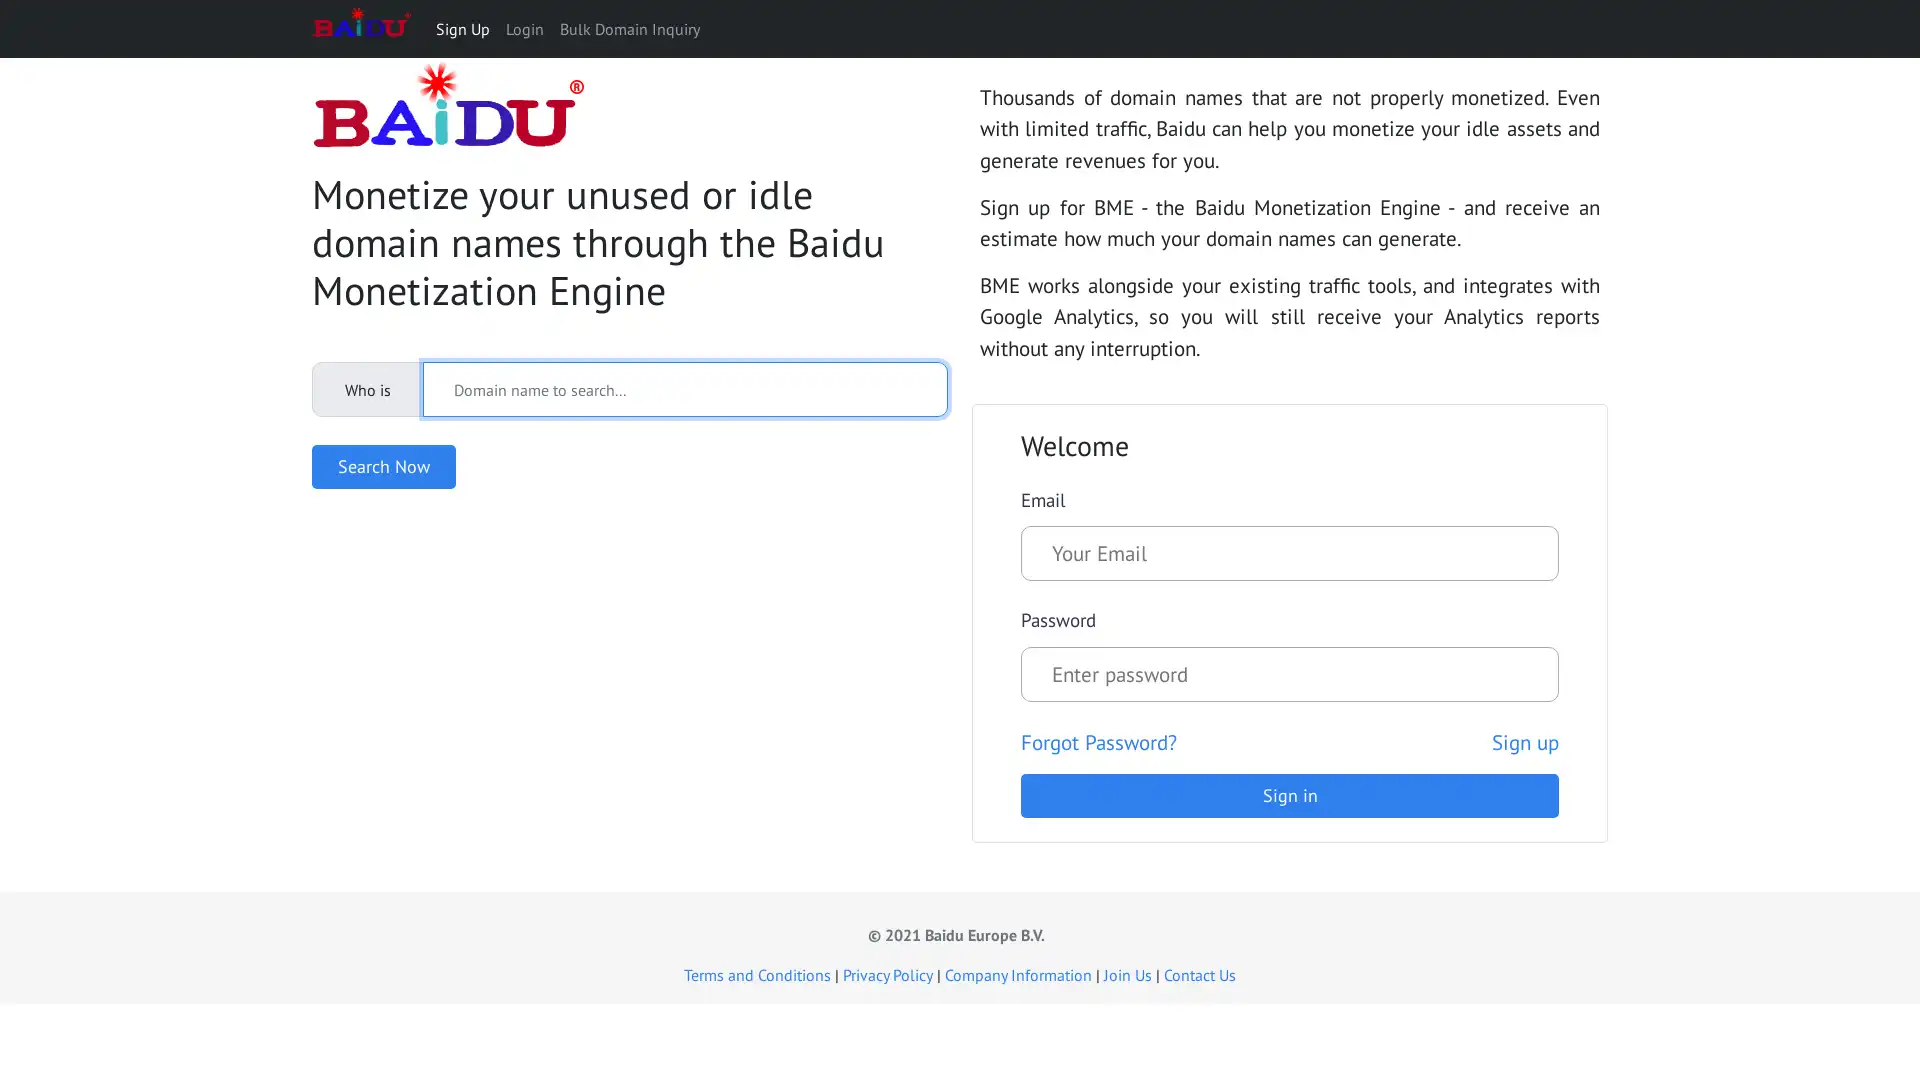  Describe the element at coordinates (384, 466) in the screenshot. I see `Search Now` at that location.